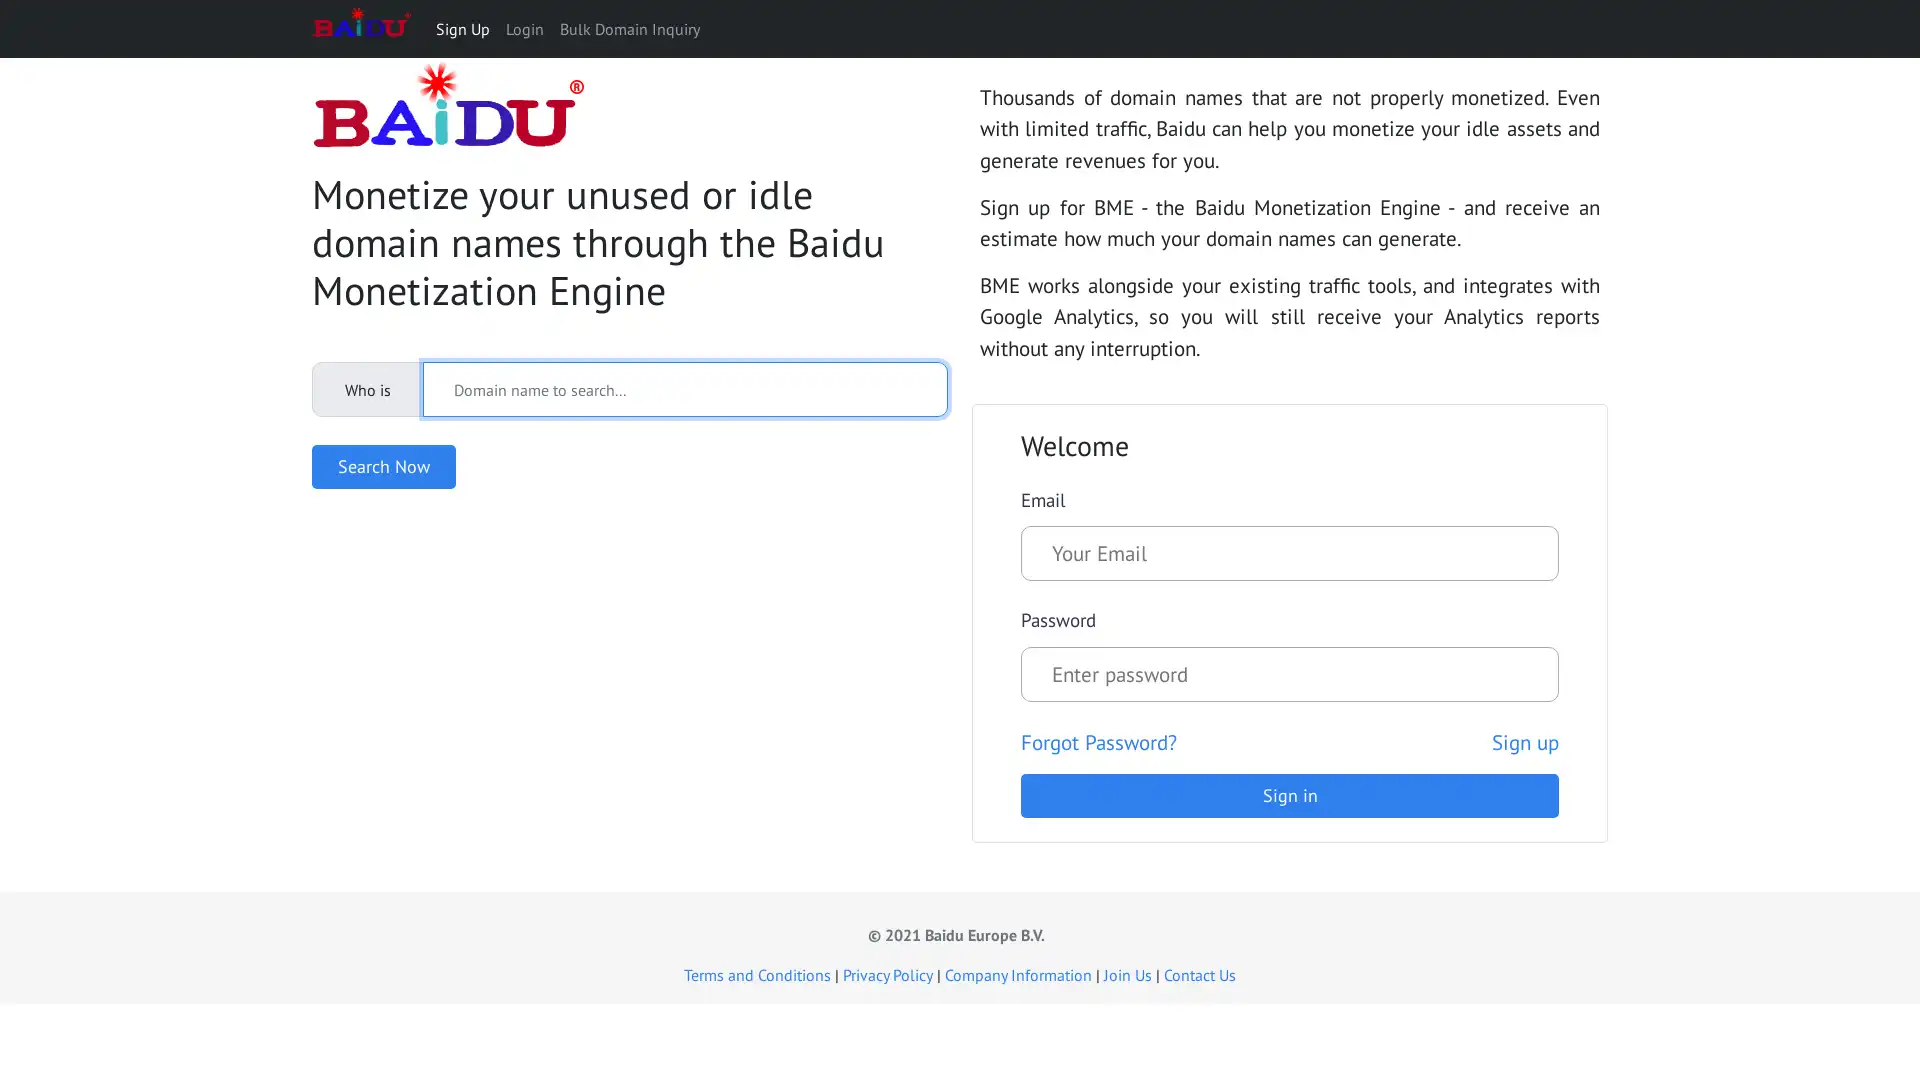  Describe the element at coordinates (384, 466) in the screenshot. I see `Search Now` at that location.